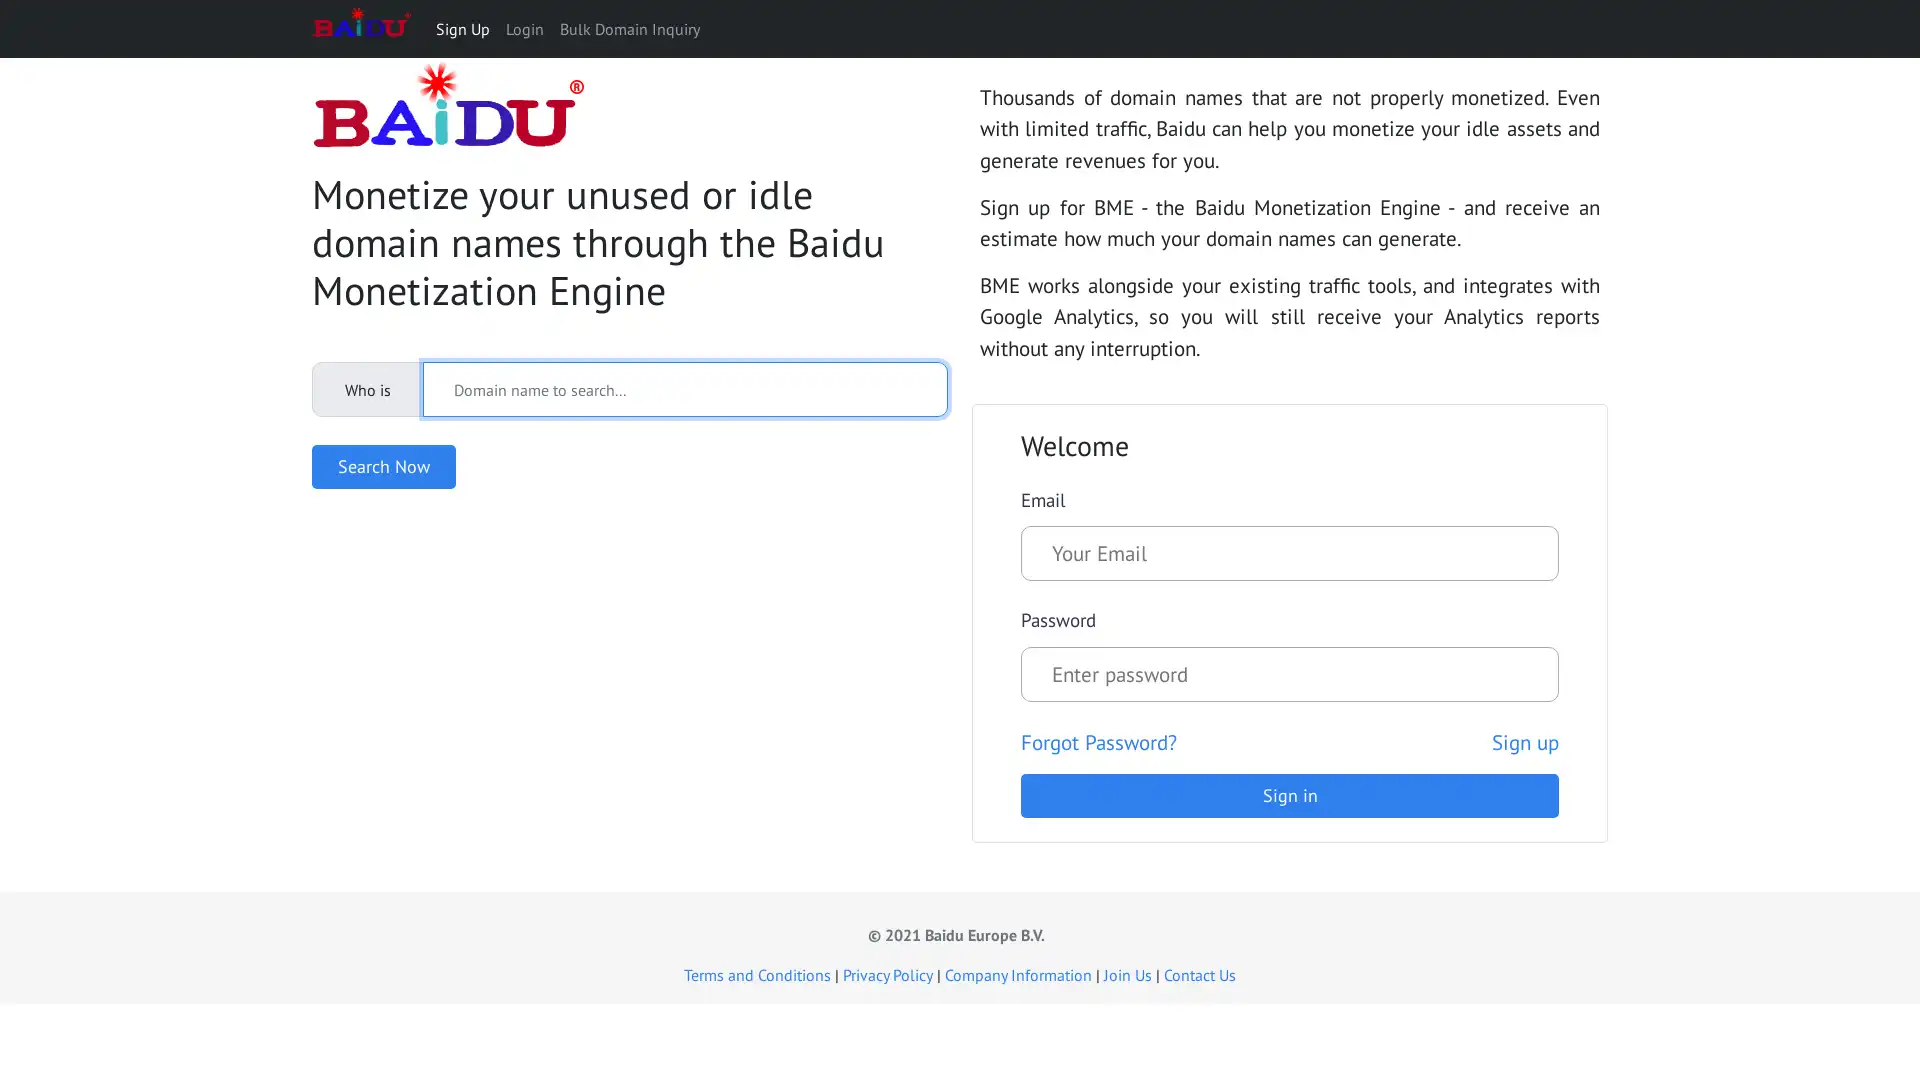  Describe the element at coordinates (384, 466) in the screenshot. I see `Search Now` at that location.